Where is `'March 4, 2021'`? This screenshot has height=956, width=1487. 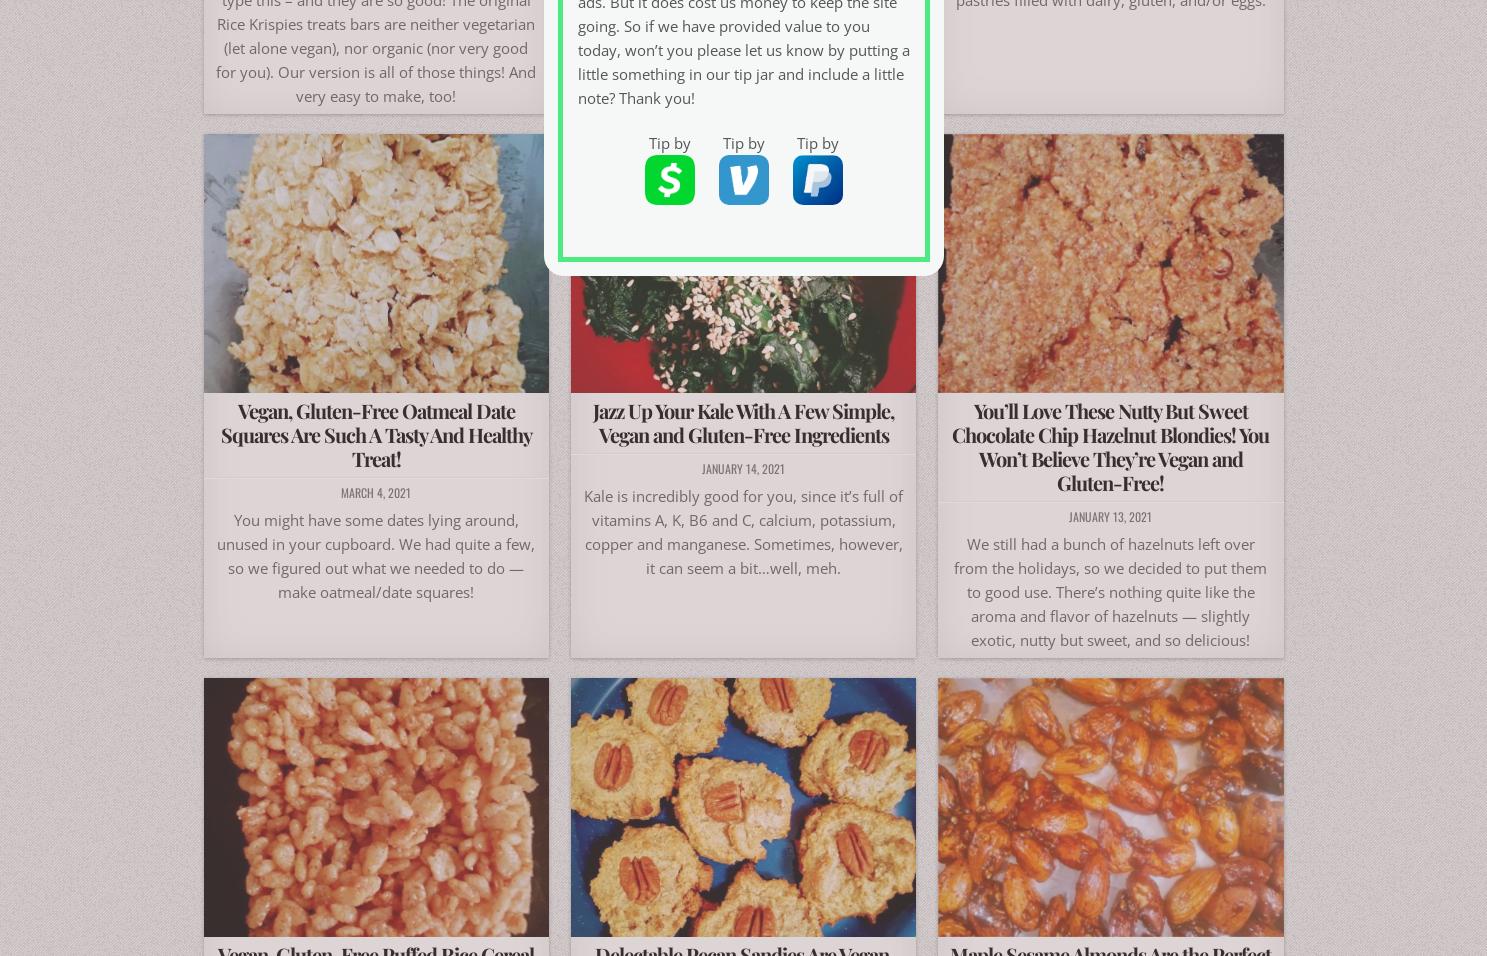 'March 4, 2021' is located at coordinates (376, 490).